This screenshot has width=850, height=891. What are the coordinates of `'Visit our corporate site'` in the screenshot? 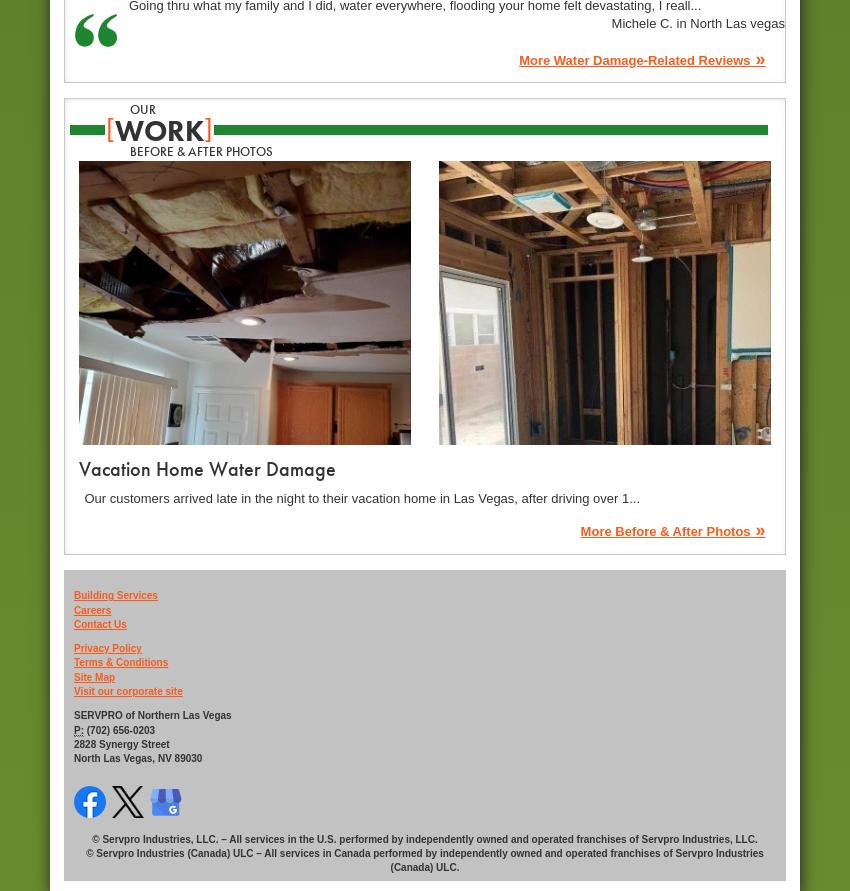 It's located at (128, 690).